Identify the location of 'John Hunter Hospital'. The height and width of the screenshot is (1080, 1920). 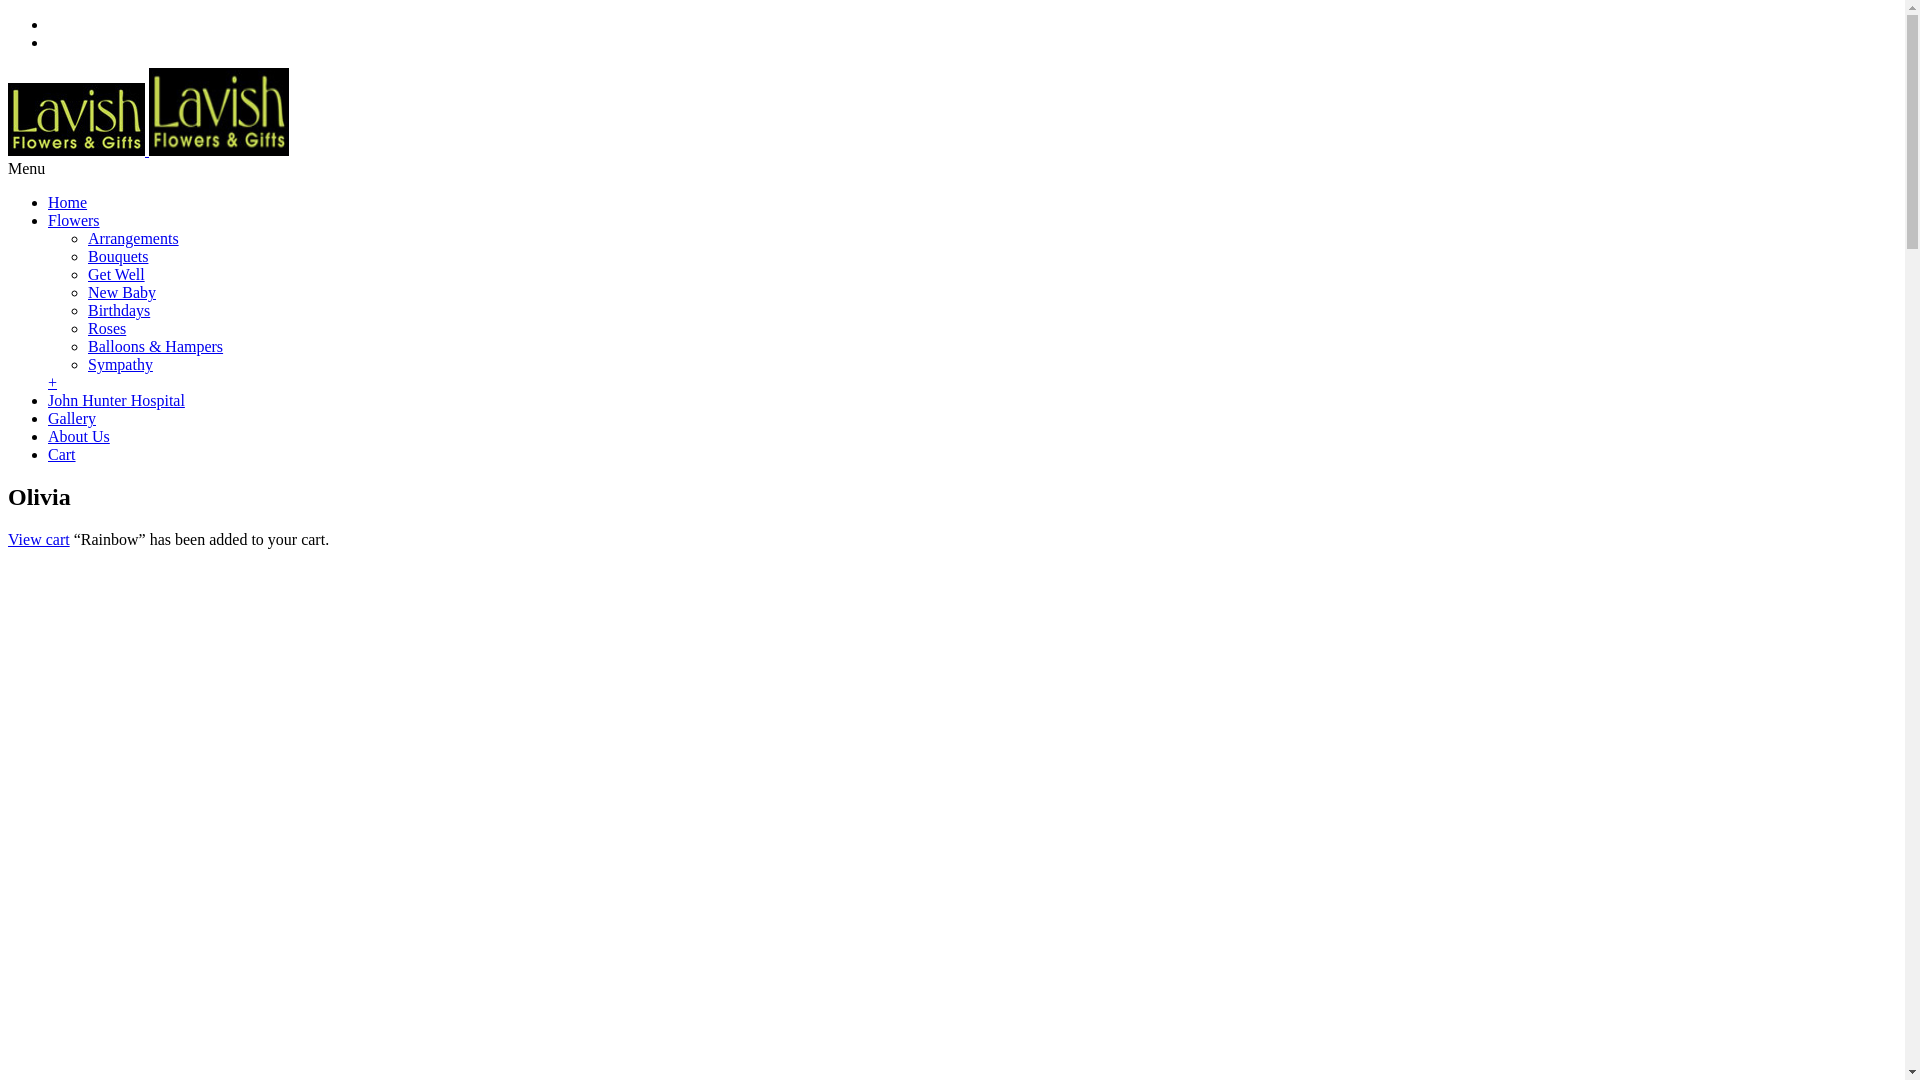
(115, 400).